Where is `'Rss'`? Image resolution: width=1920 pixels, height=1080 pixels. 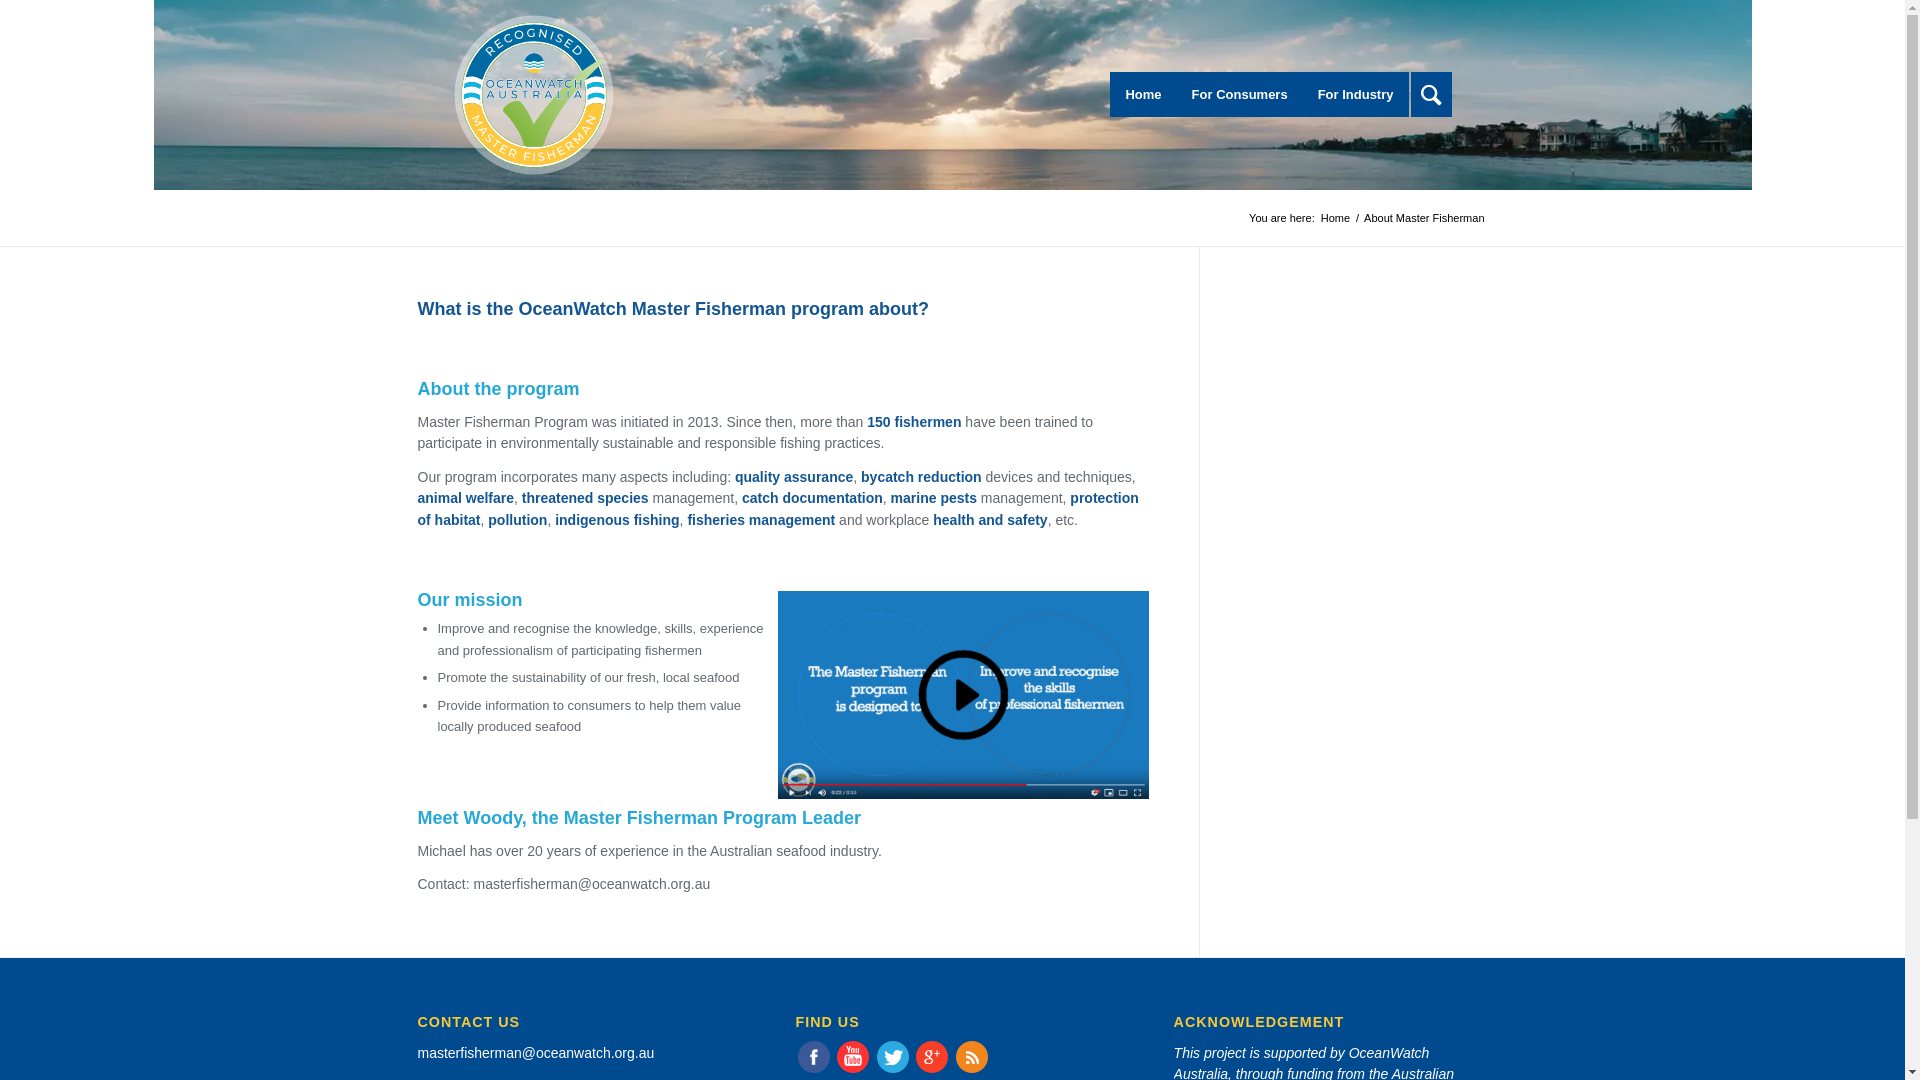
'Rss' is located at coordinates (971, 1055).